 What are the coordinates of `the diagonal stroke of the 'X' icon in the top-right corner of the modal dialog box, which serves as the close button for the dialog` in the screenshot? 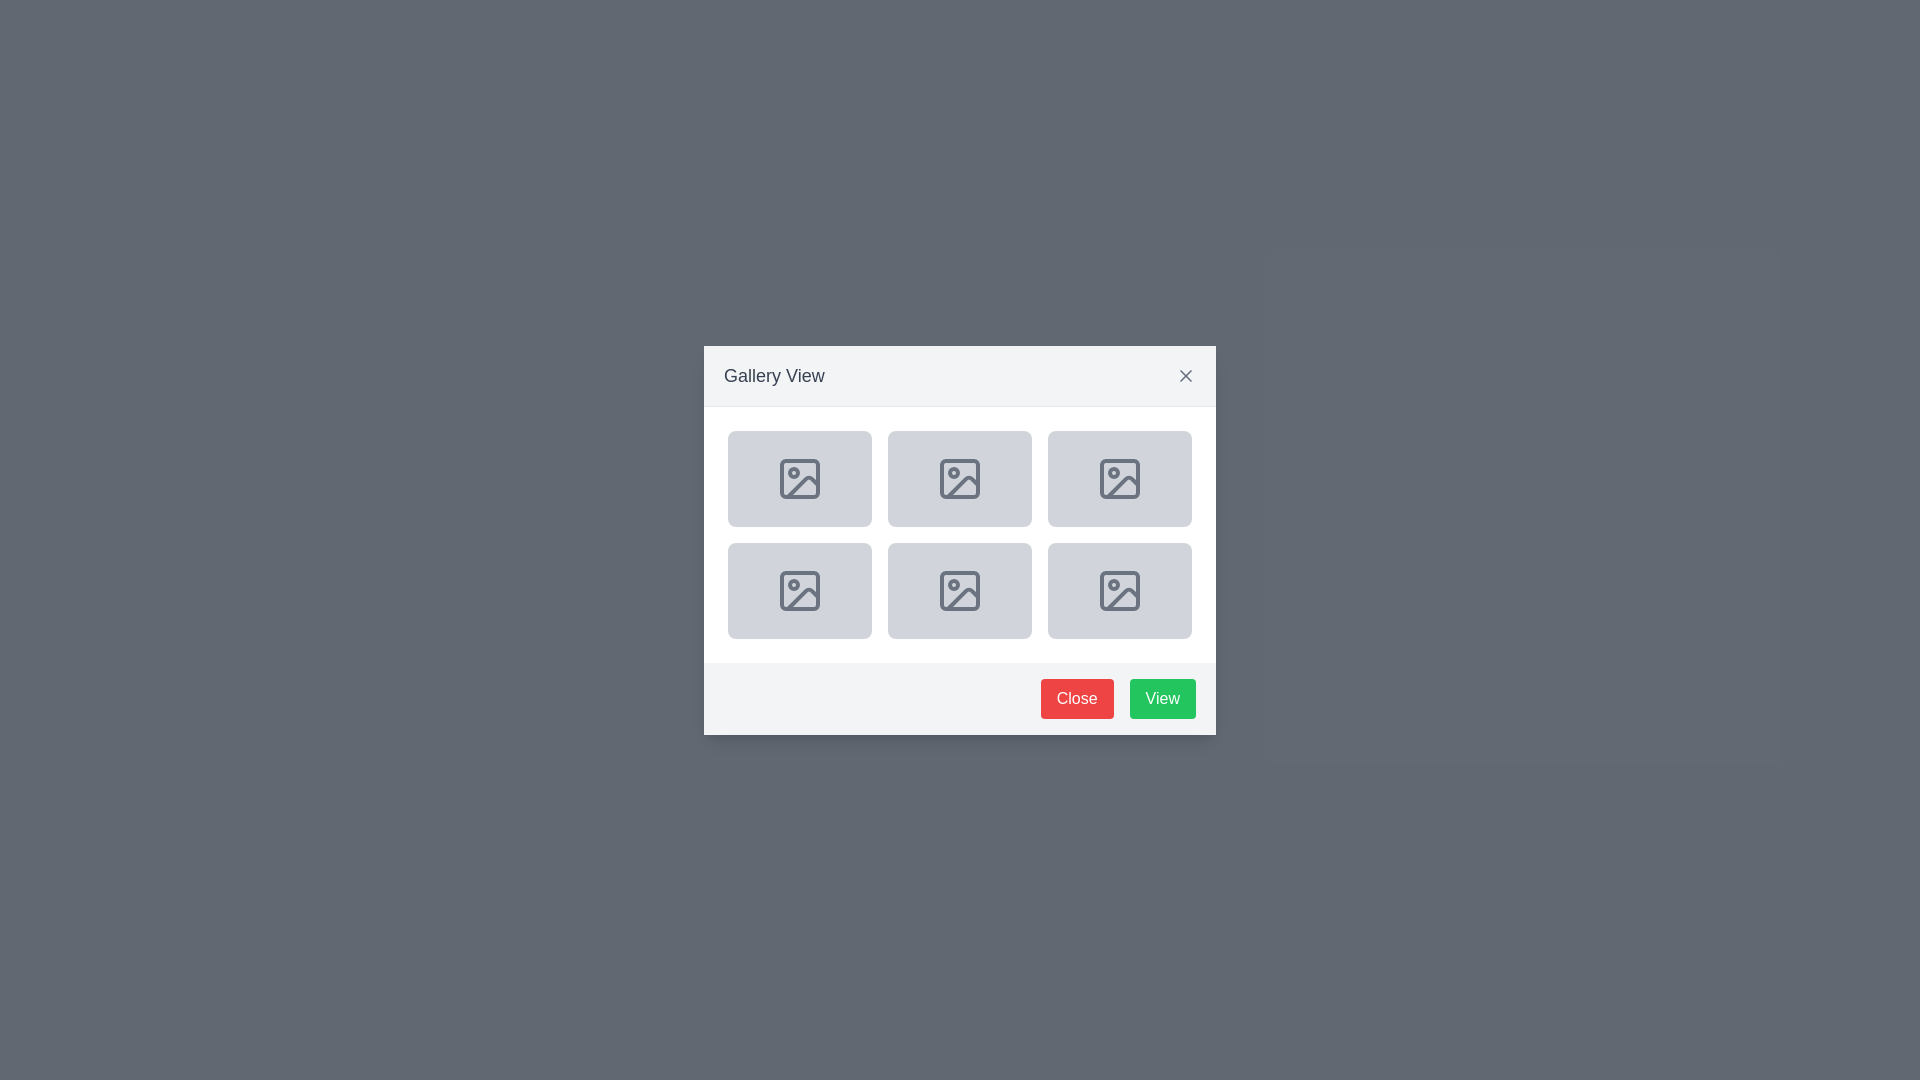 It's located at (1185, 375).